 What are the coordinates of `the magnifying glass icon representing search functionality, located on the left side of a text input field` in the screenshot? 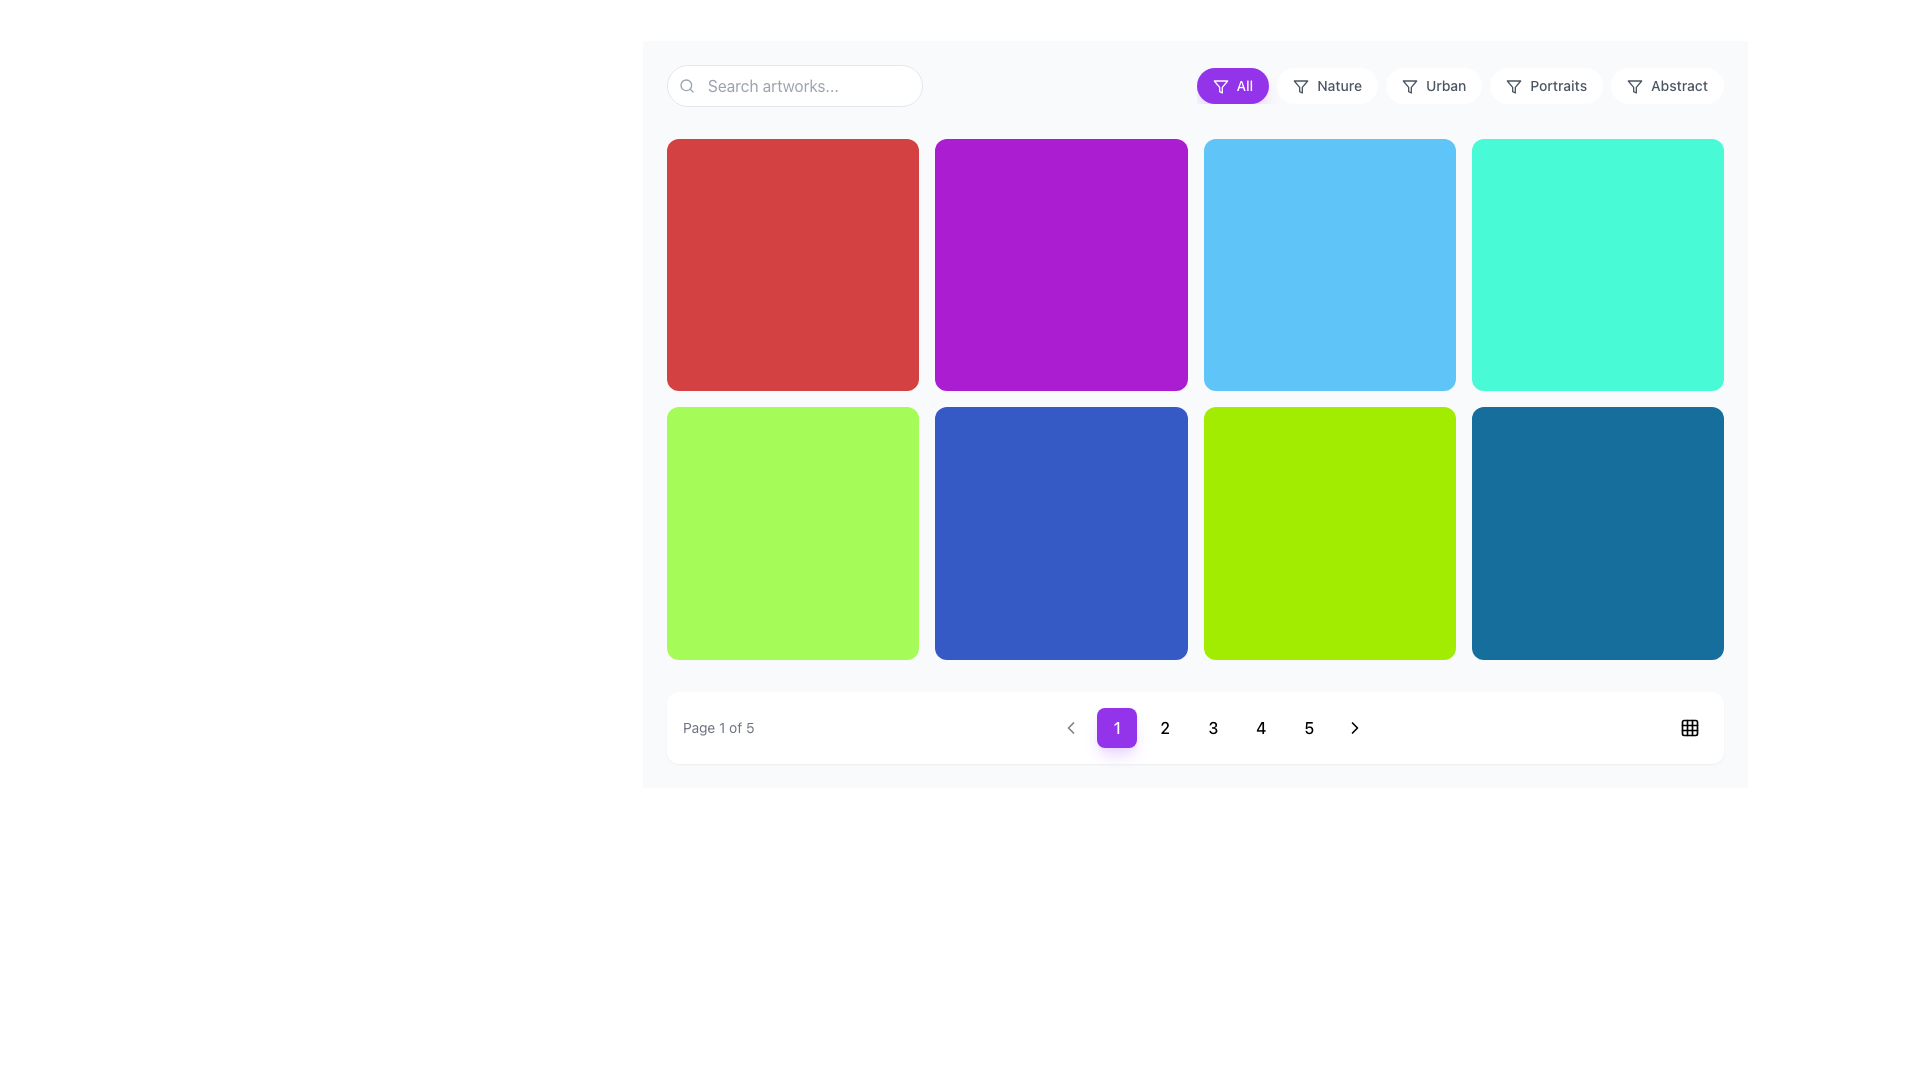 It's located at (686, 84).